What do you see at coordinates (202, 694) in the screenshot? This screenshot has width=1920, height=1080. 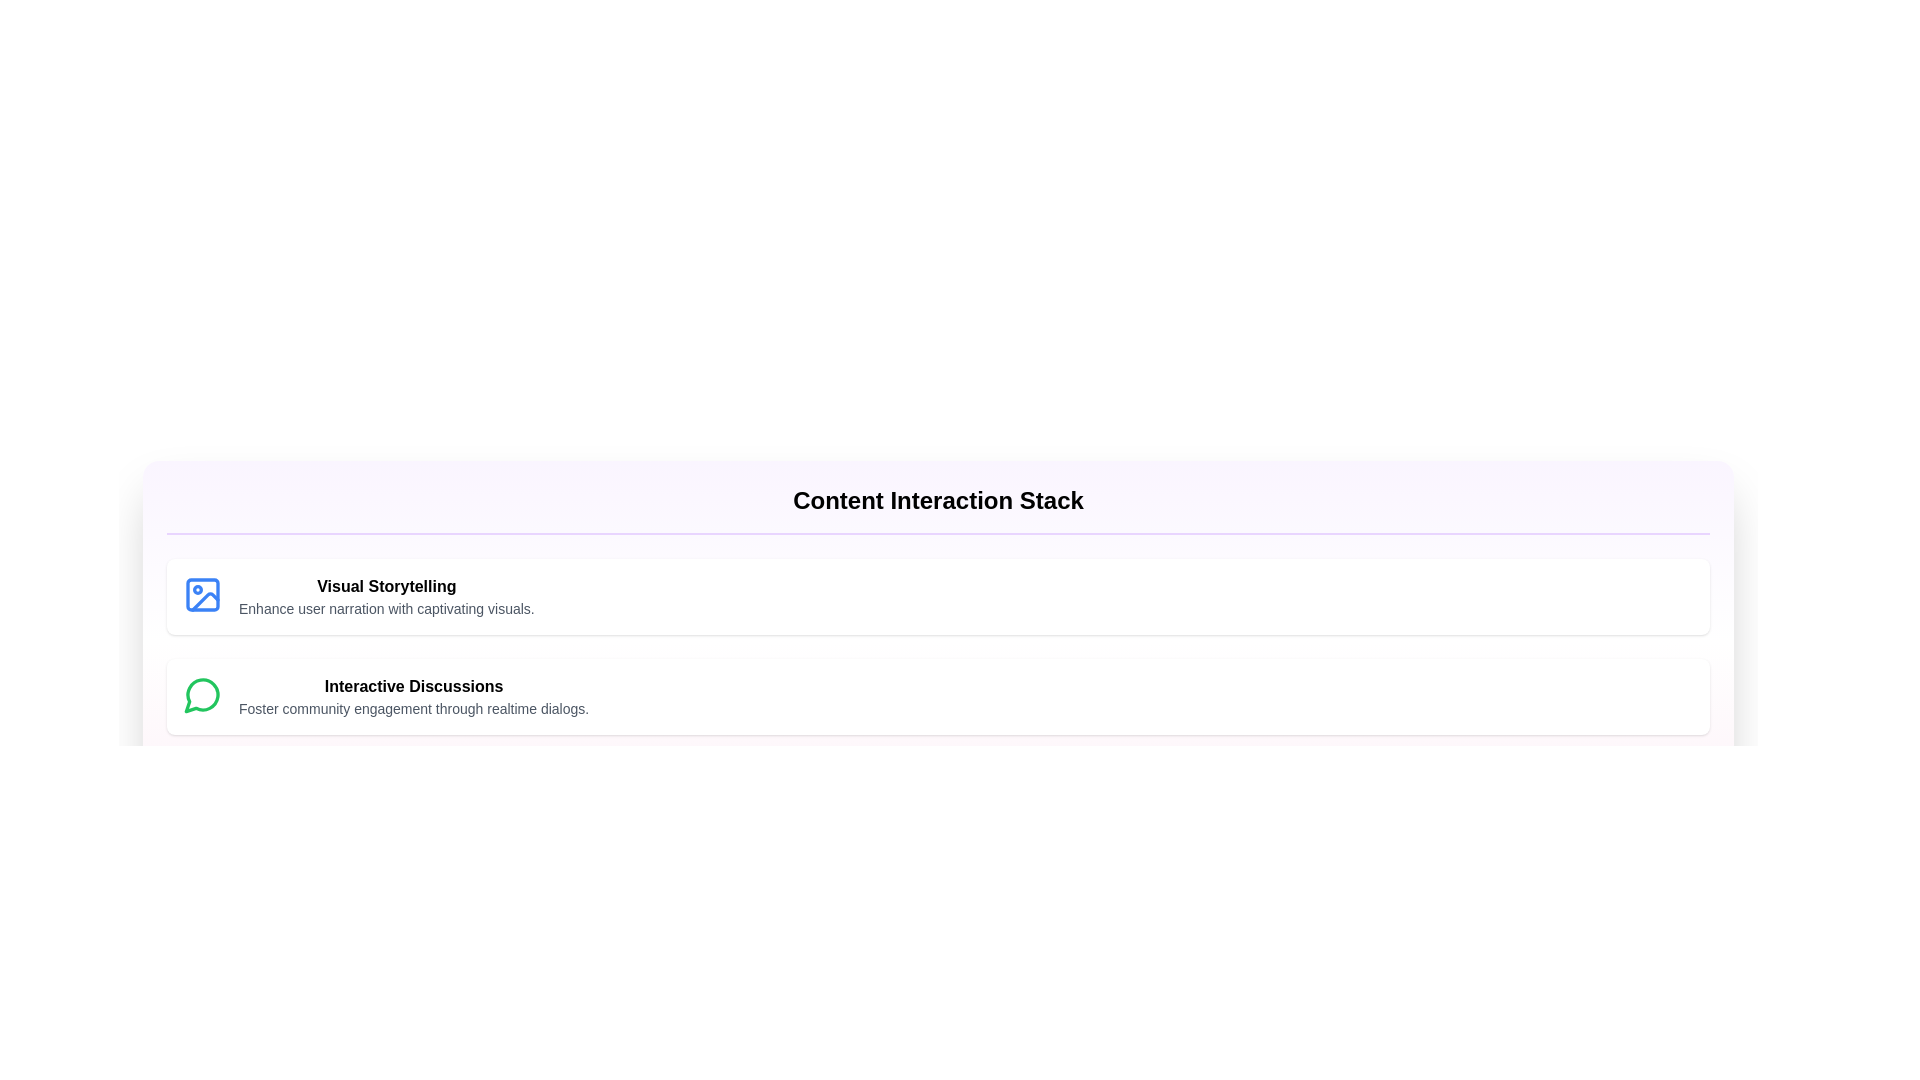 I see `the icon associated with the 'Interactive Discussions' feature, which is located inside the list item labeled 'Interactive Discussions' and positioned to the left within its containing section` at bounding box center [202, 694].